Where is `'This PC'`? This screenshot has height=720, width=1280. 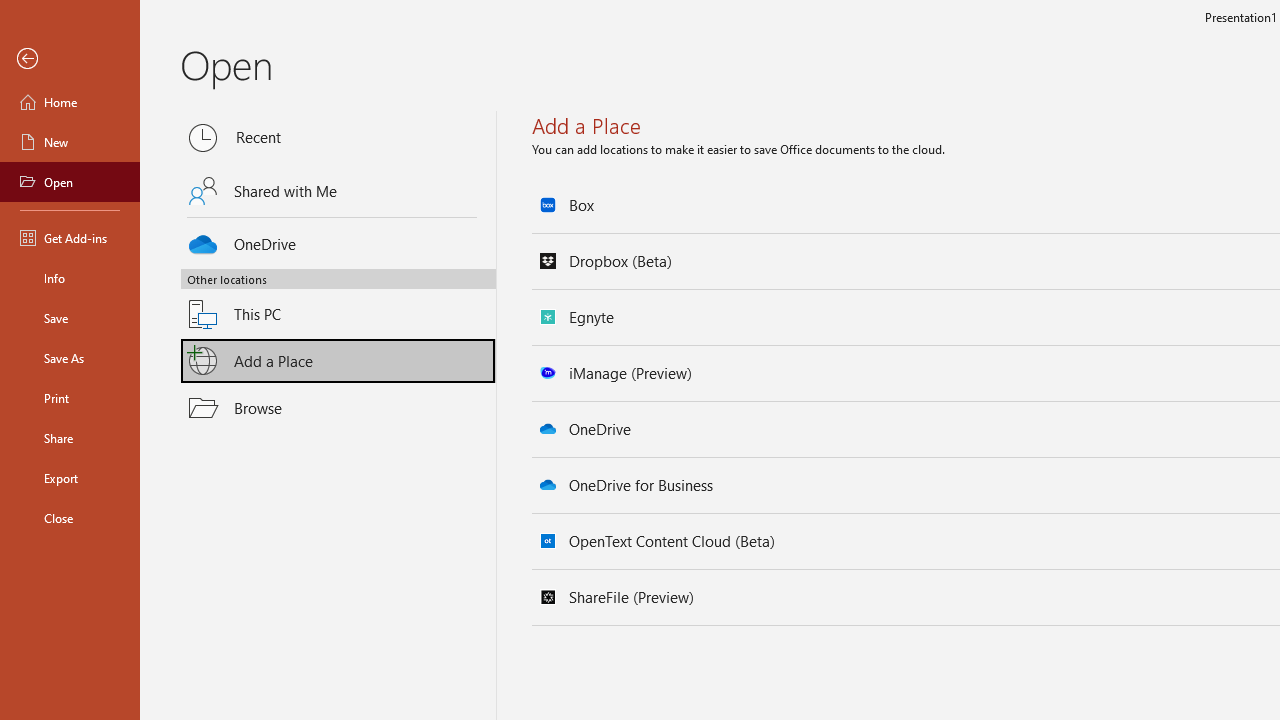 'This PC' is located at coordinates (338, 302).